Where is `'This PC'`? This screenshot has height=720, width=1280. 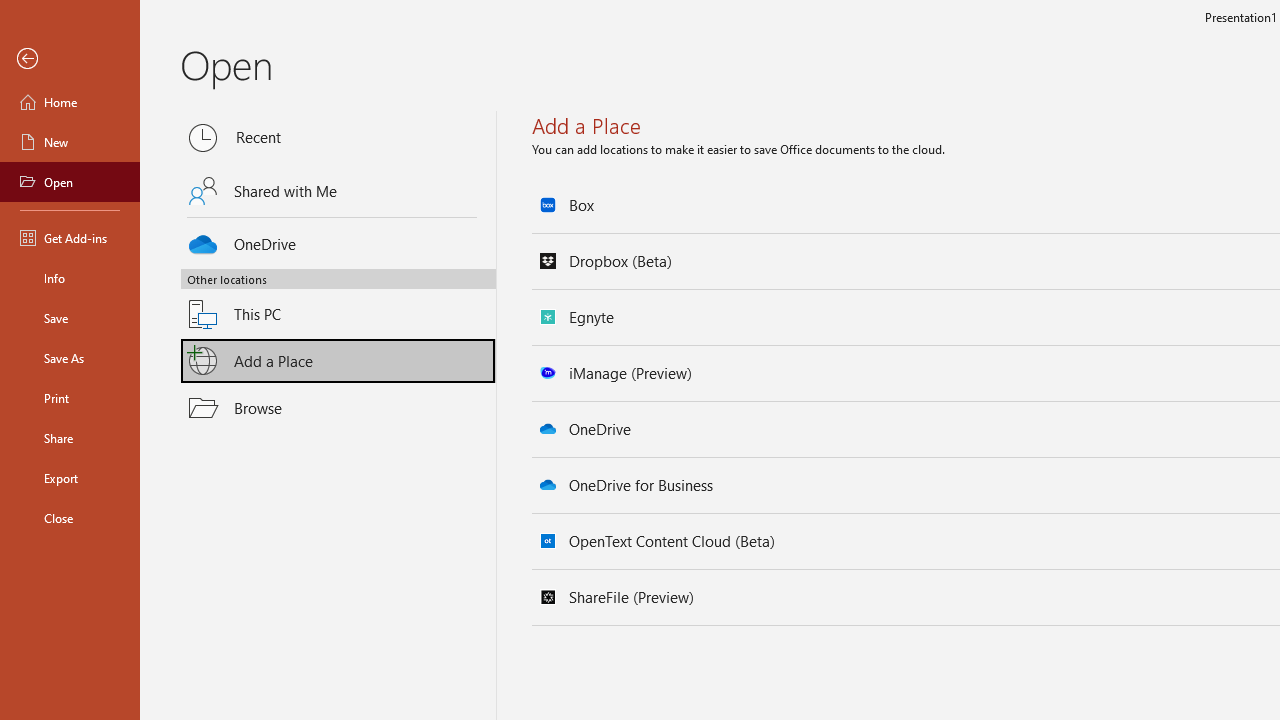 'This PC' is located at coordinates (338, 302).